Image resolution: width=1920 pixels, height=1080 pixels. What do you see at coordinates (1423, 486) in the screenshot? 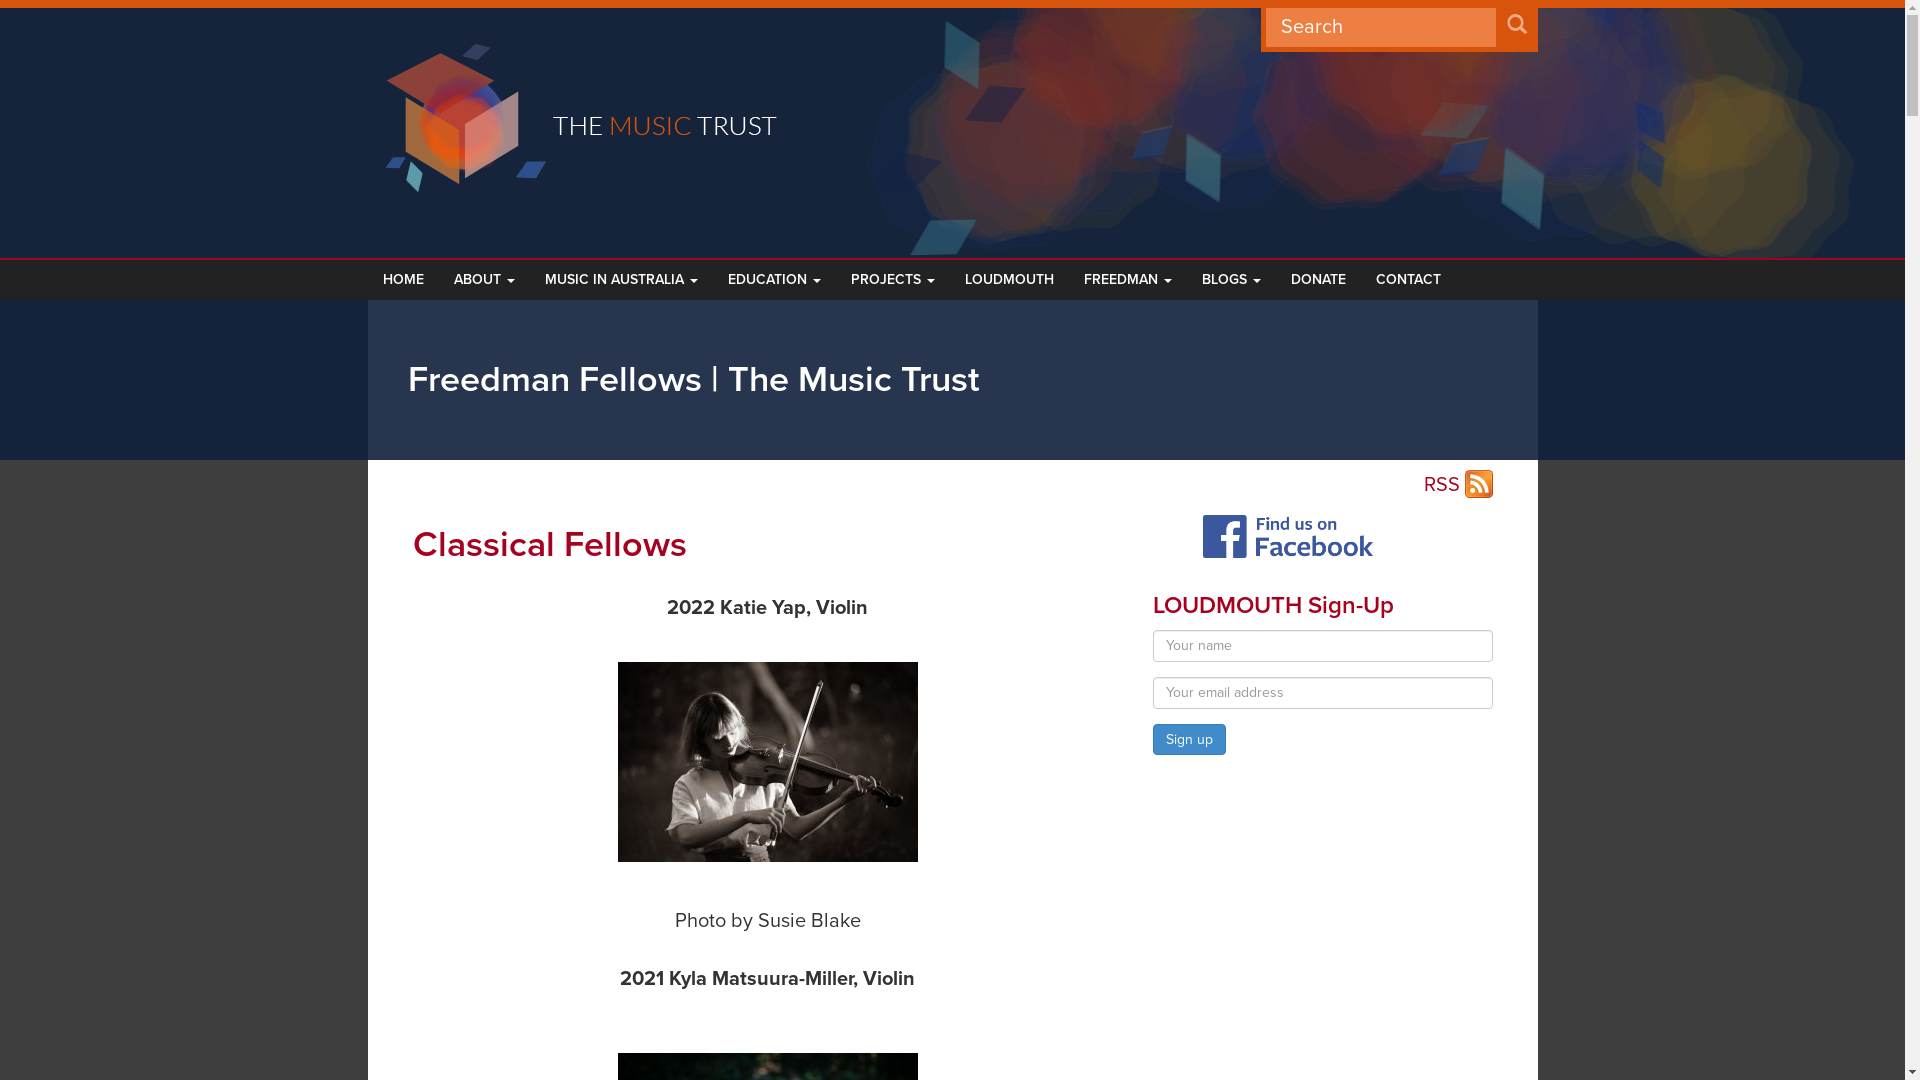
I see `'RSS'` at bounding box center [1423, 486].